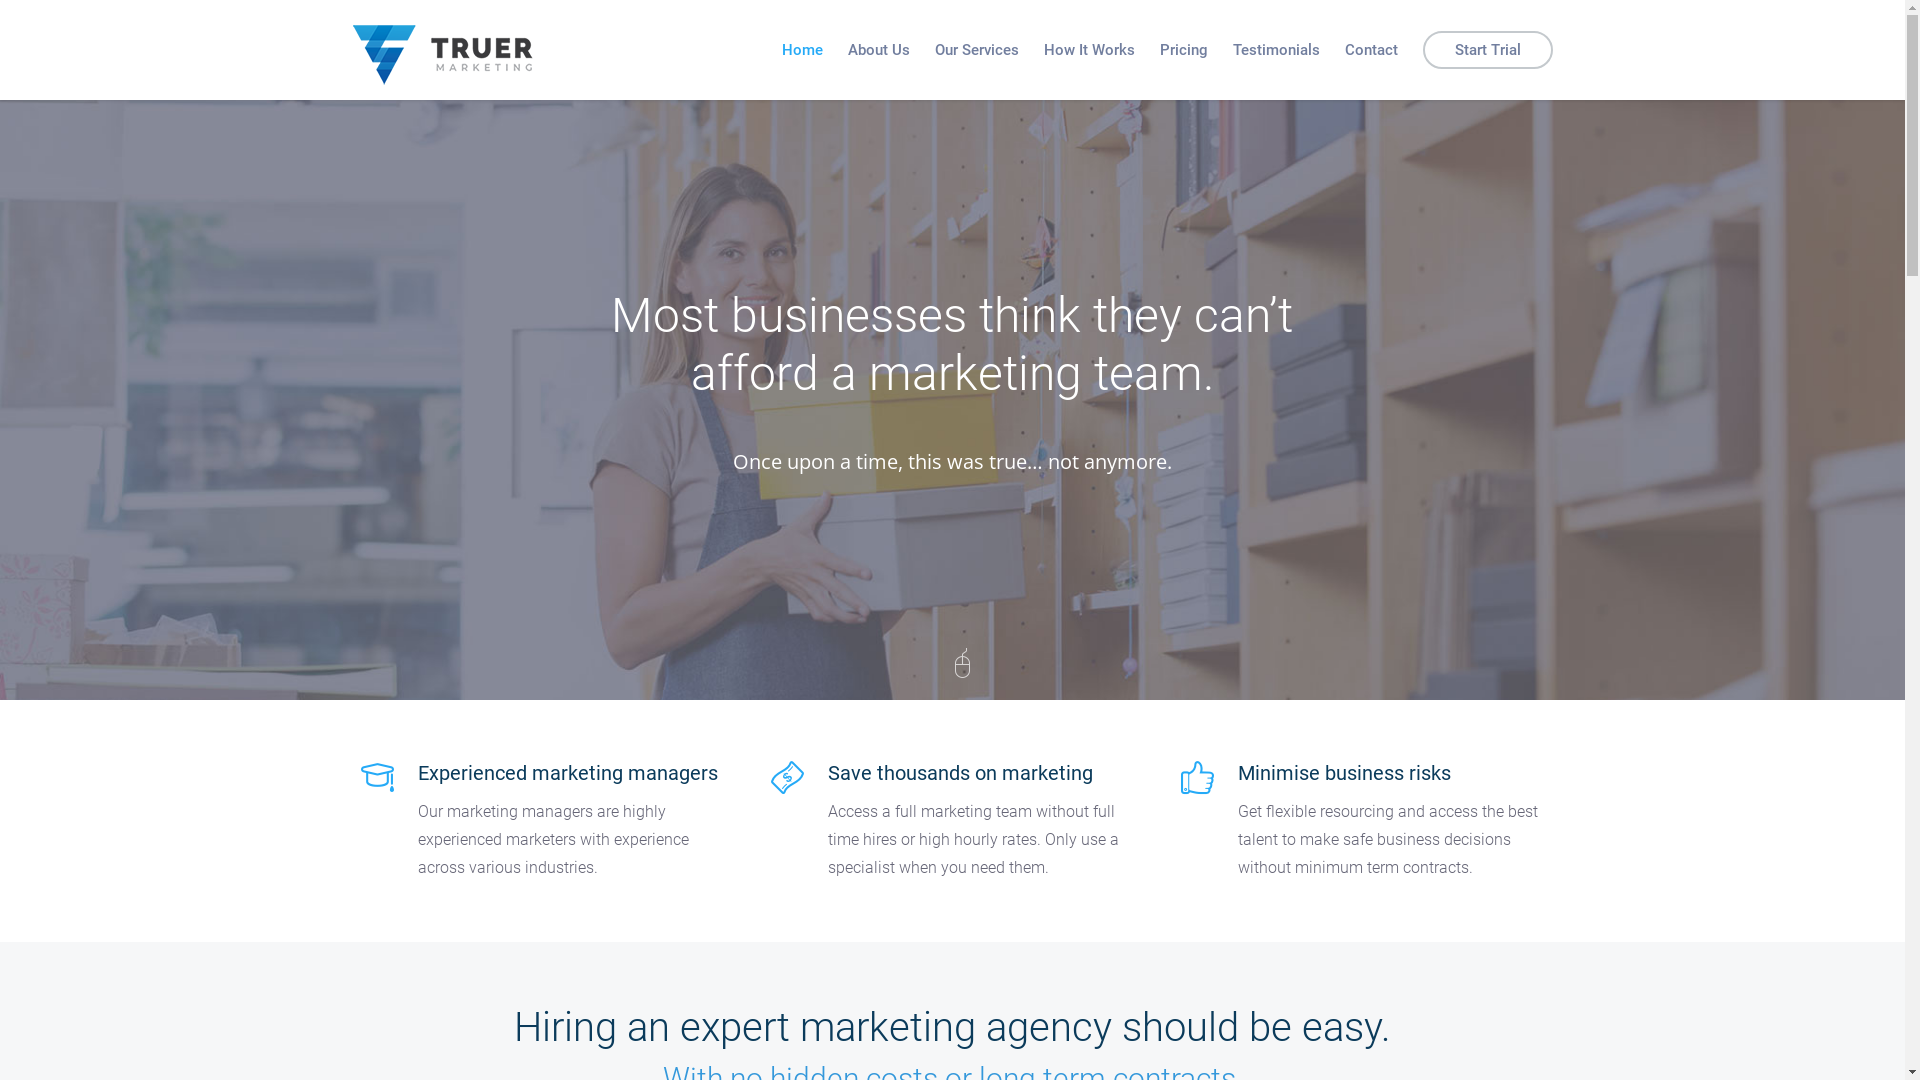  I want to click on 'Home', so click(802, 49).